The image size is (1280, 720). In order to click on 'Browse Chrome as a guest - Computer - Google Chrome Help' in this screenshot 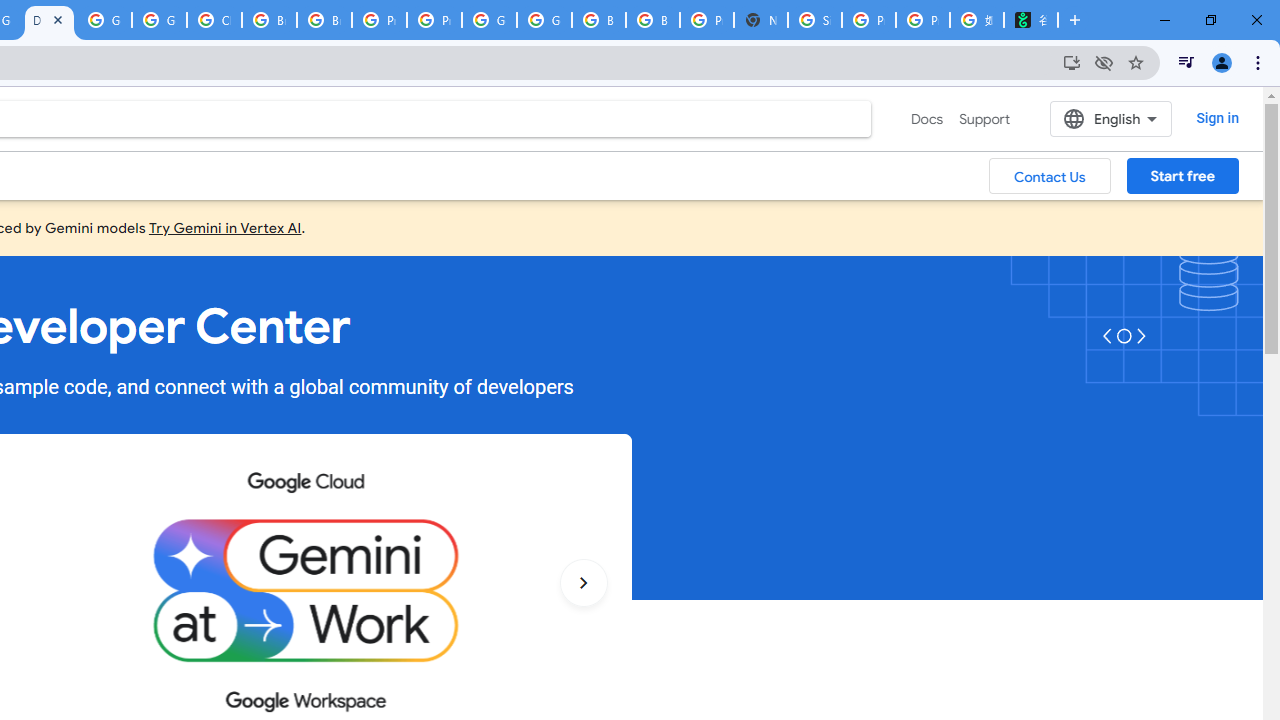, I will do `click(268, 20)`.